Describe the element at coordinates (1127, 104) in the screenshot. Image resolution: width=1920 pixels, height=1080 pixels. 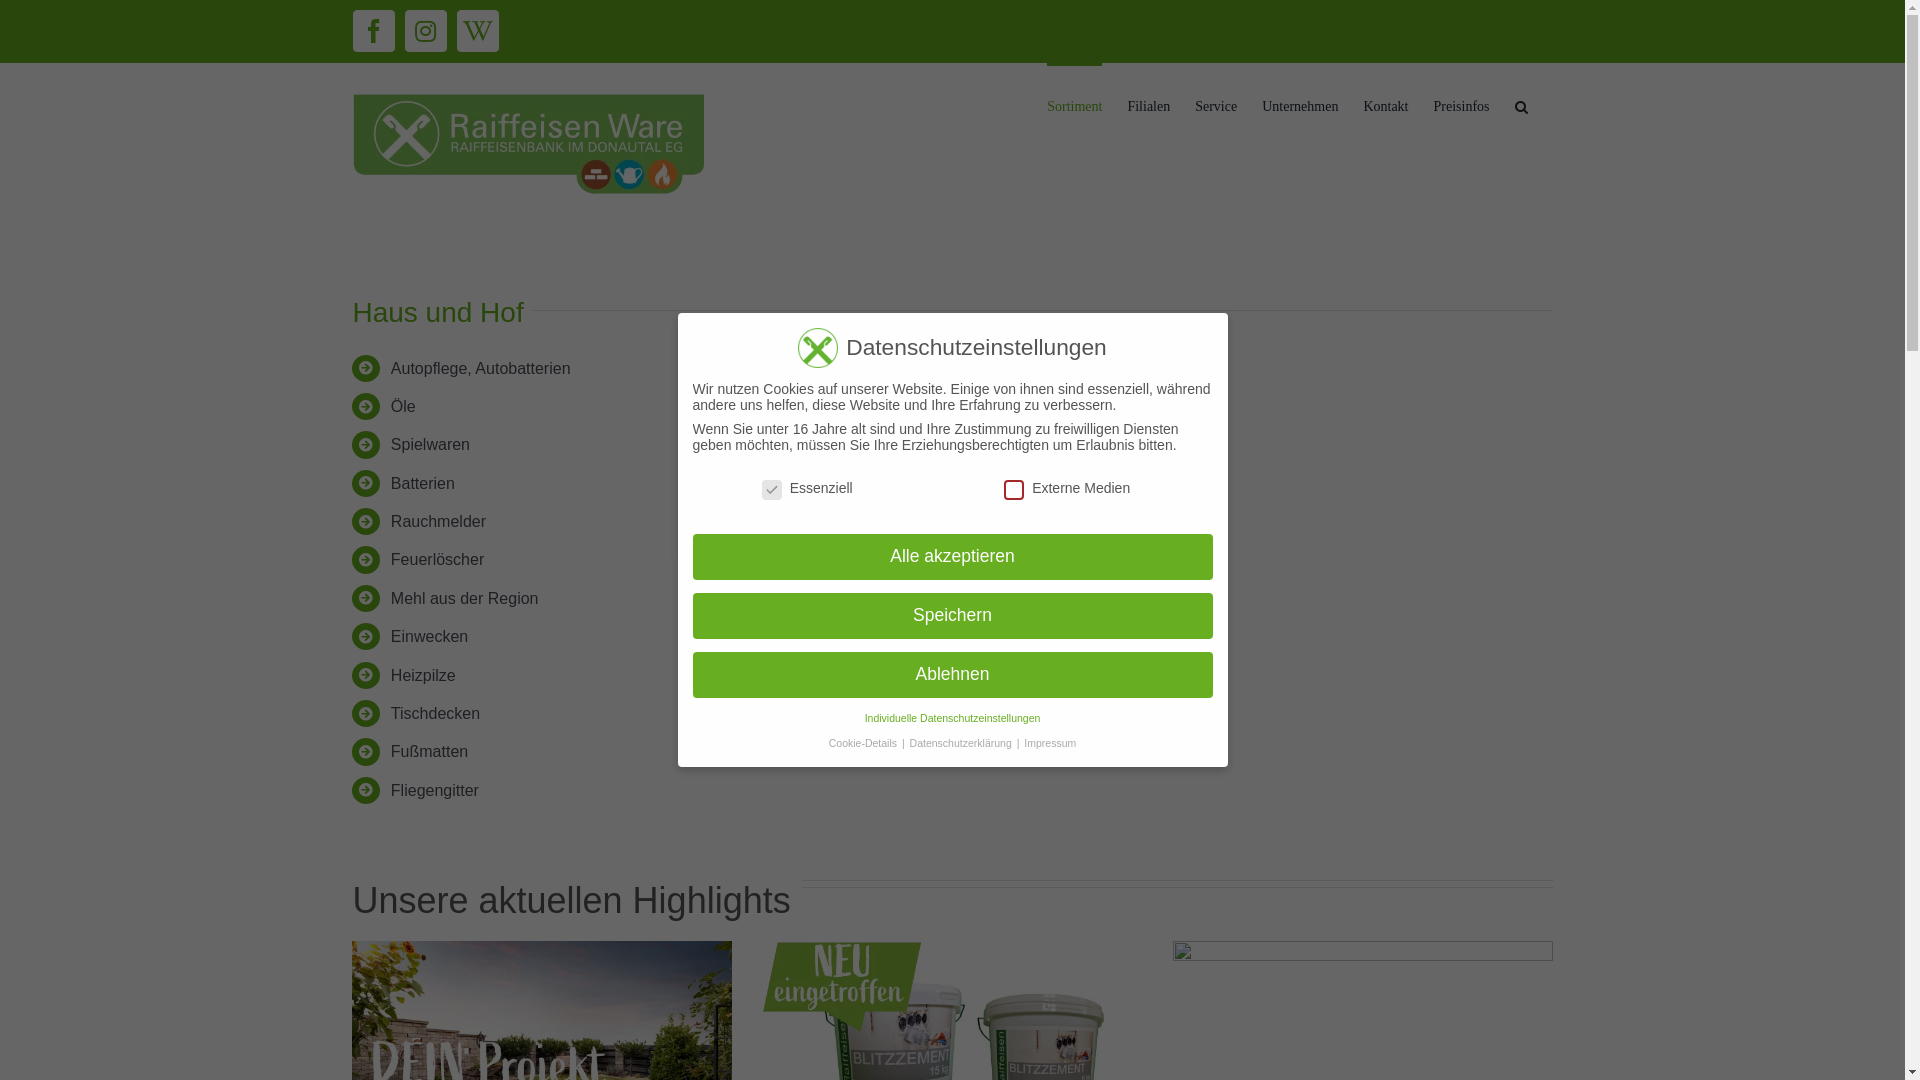
I see `'Filialen'` at that location.